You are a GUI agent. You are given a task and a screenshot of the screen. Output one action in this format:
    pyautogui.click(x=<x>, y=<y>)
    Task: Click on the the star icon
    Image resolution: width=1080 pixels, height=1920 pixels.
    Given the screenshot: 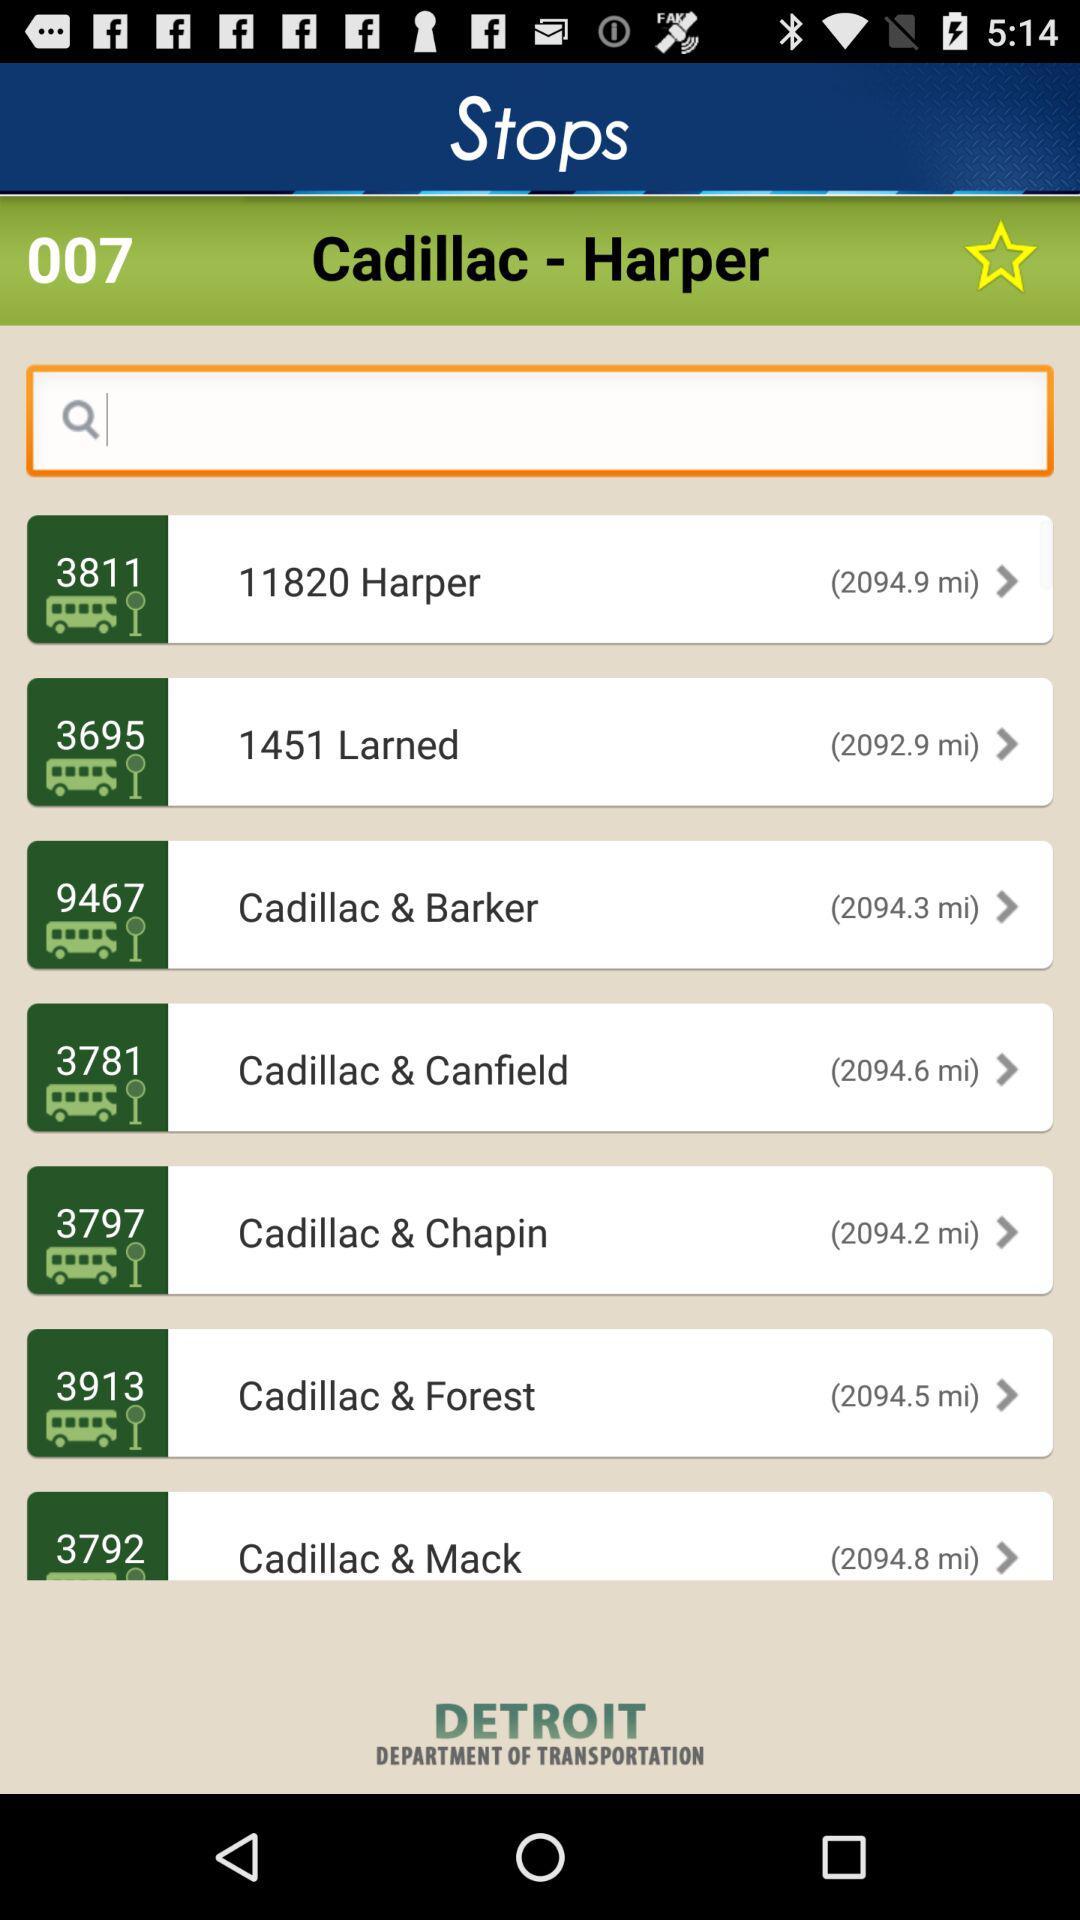 What is the action you would take?
    pyautogui.click(x=1002, y=277)
    